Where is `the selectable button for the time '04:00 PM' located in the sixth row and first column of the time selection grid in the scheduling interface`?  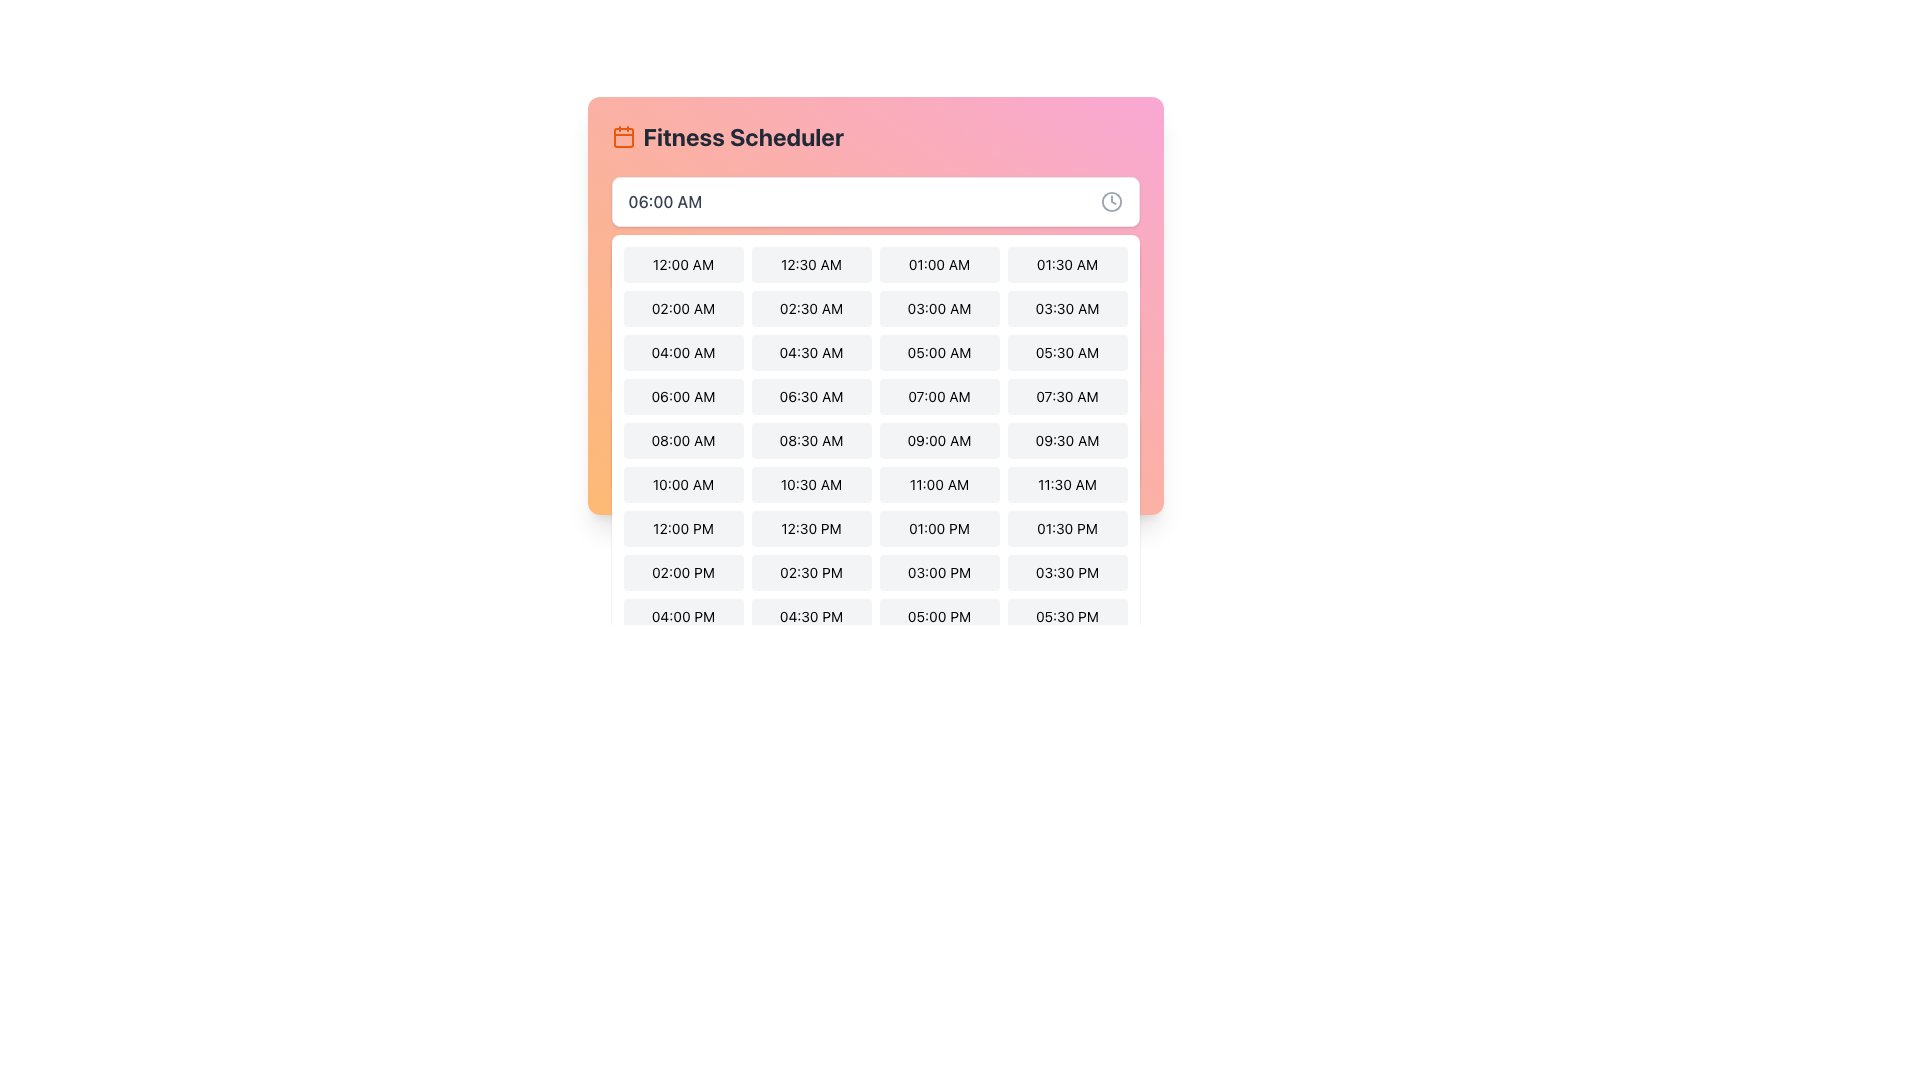
the selectable button for the time '04:00 PM' located in the sixth row and first column of the time selection grid in the scheduling interface is located at coordinates (683, 616).